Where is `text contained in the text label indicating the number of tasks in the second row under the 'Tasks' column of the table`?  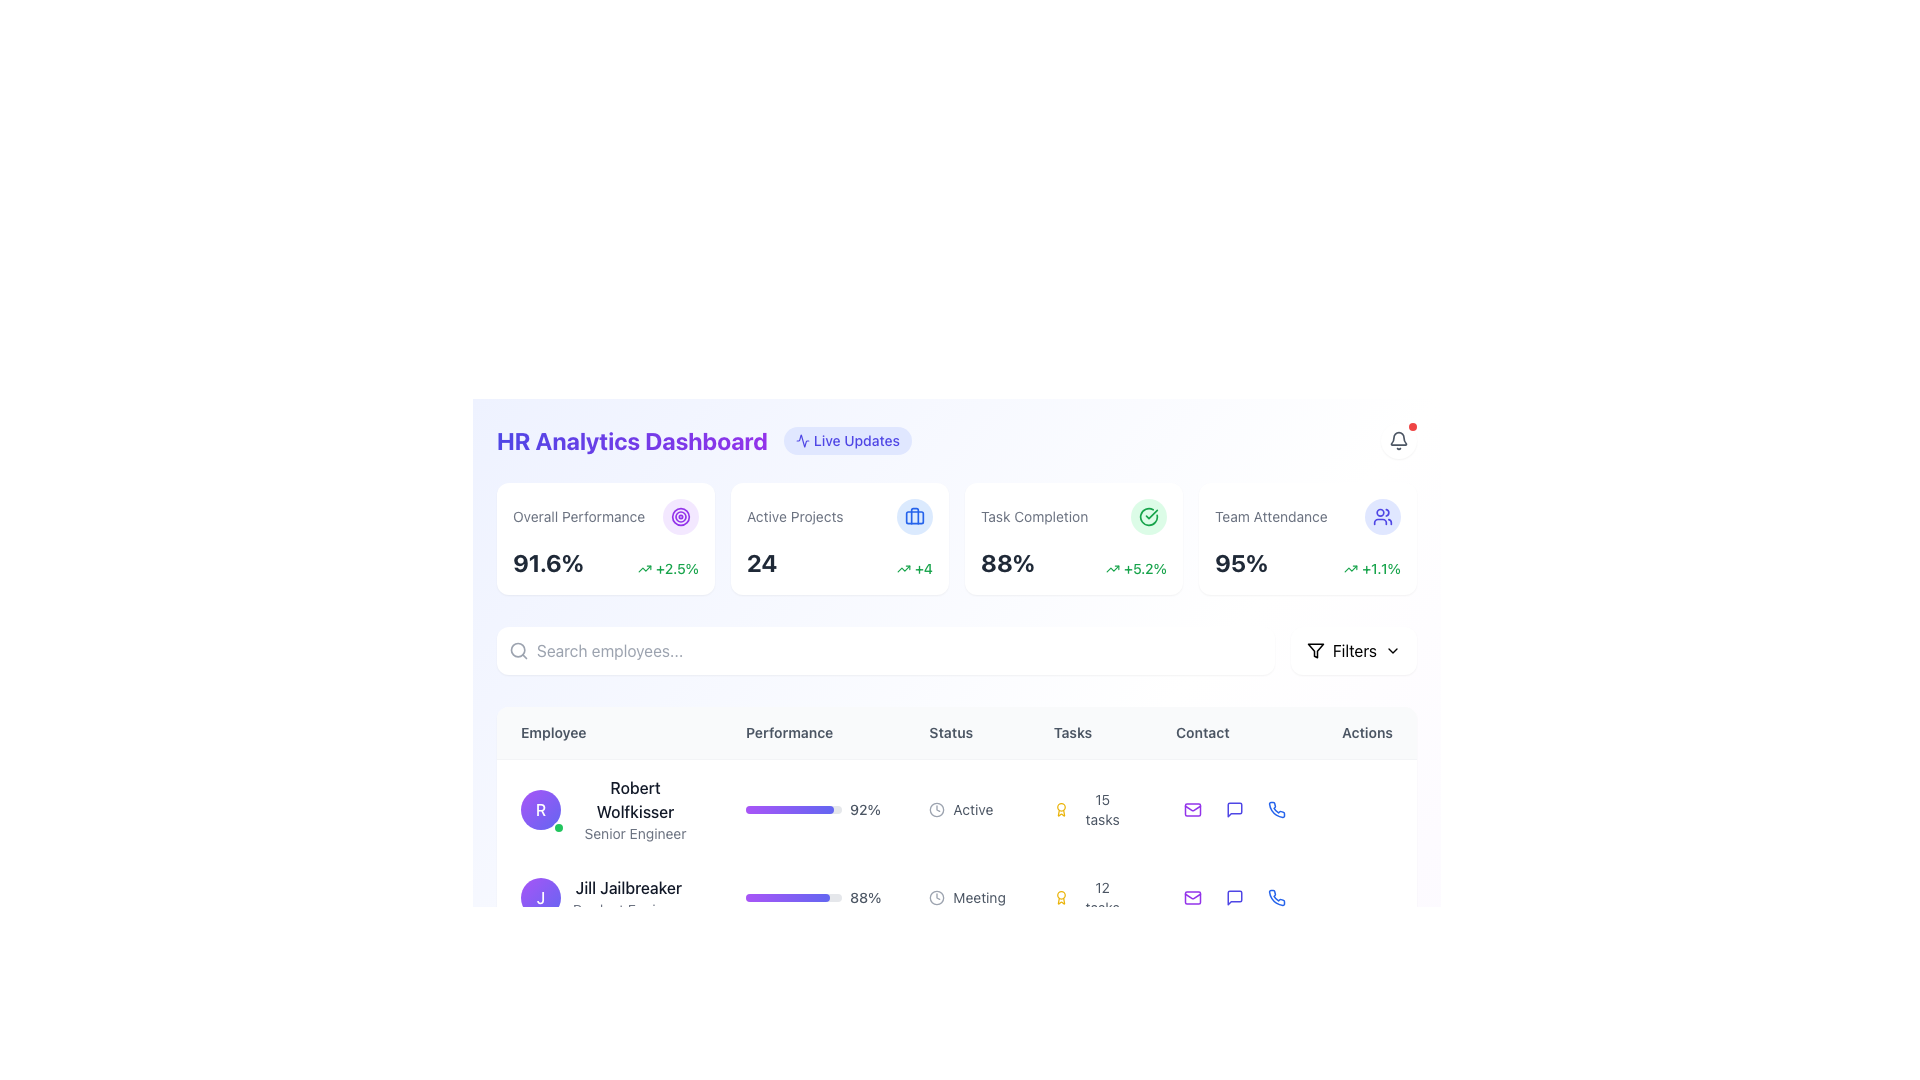
text contained in the text label indicating the number of tasks in the second row under the 'Tasks' column of the table is located at coordinates (1101, 897).